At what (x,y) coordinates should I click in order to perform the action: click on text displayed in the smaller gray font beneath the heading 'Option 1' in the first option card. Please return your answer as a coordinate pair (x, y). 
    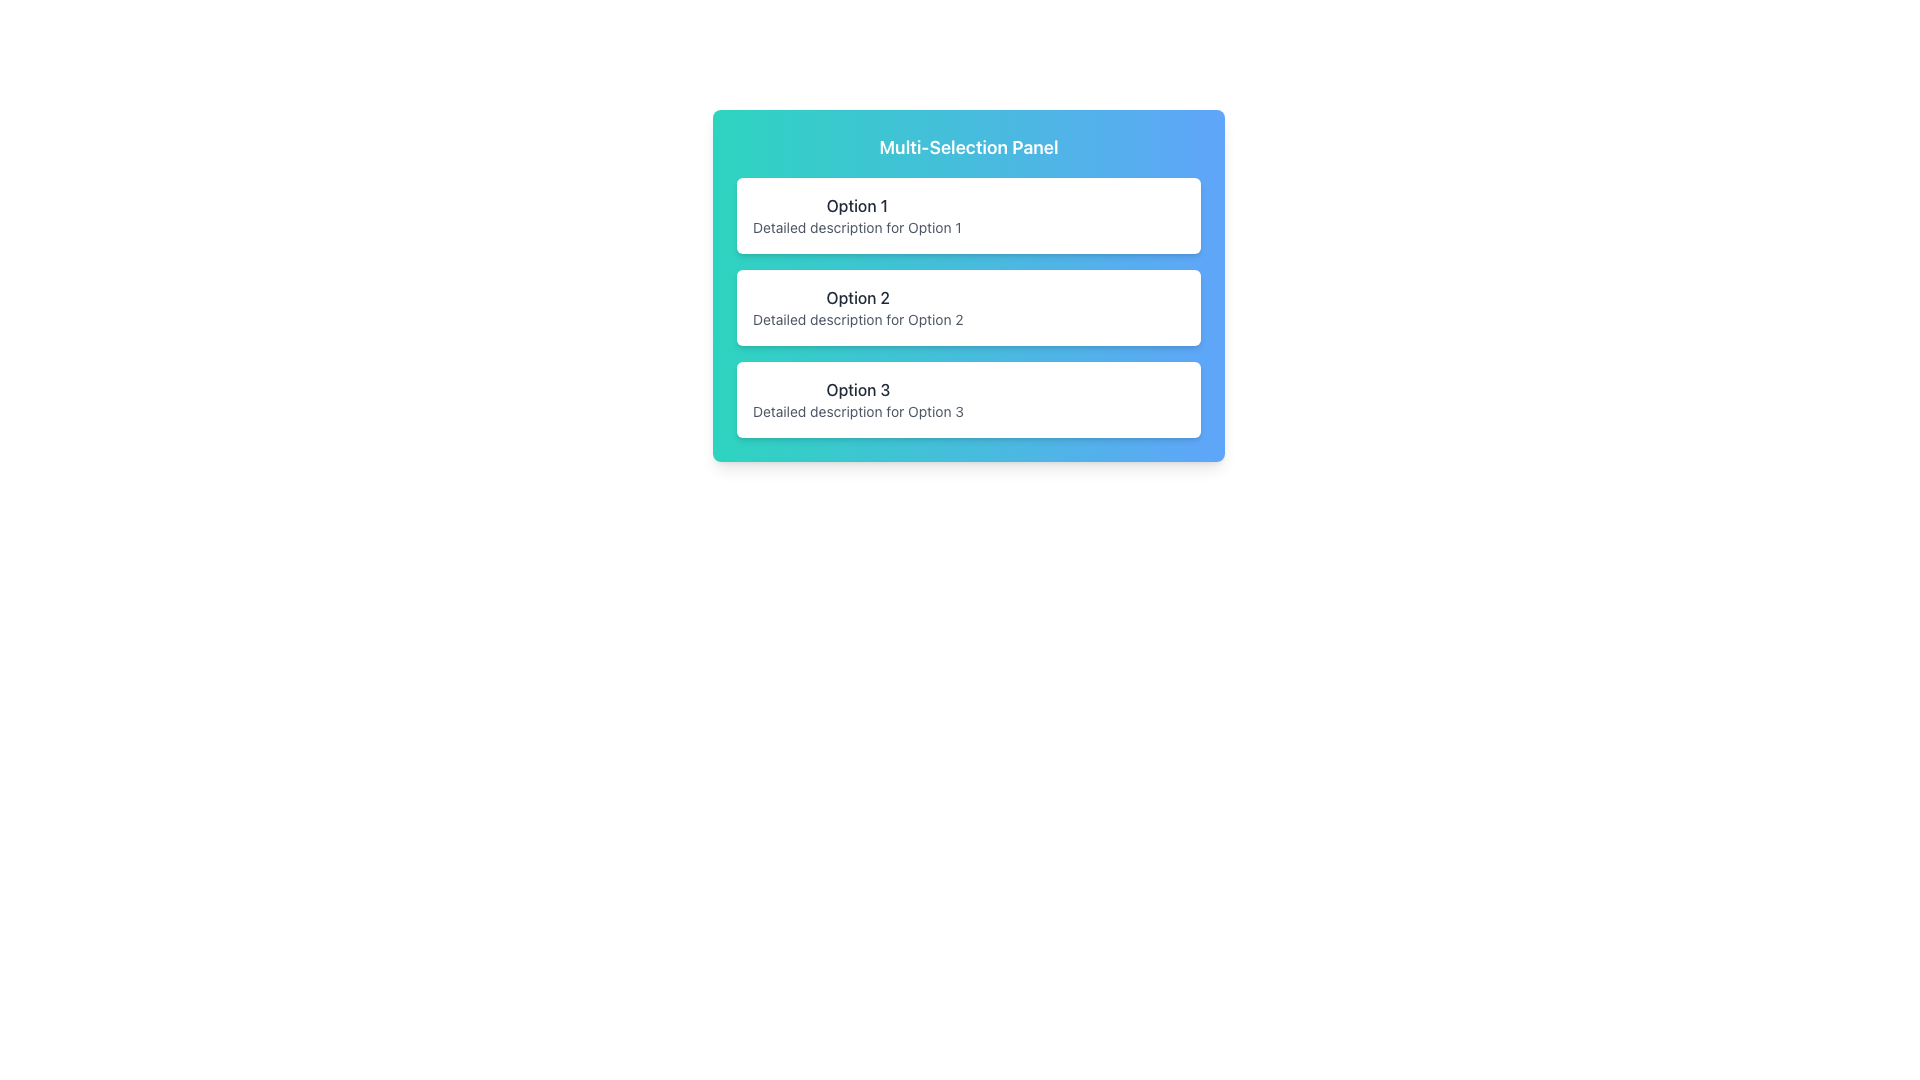
    Looking at the image, I should click on (857, 226).